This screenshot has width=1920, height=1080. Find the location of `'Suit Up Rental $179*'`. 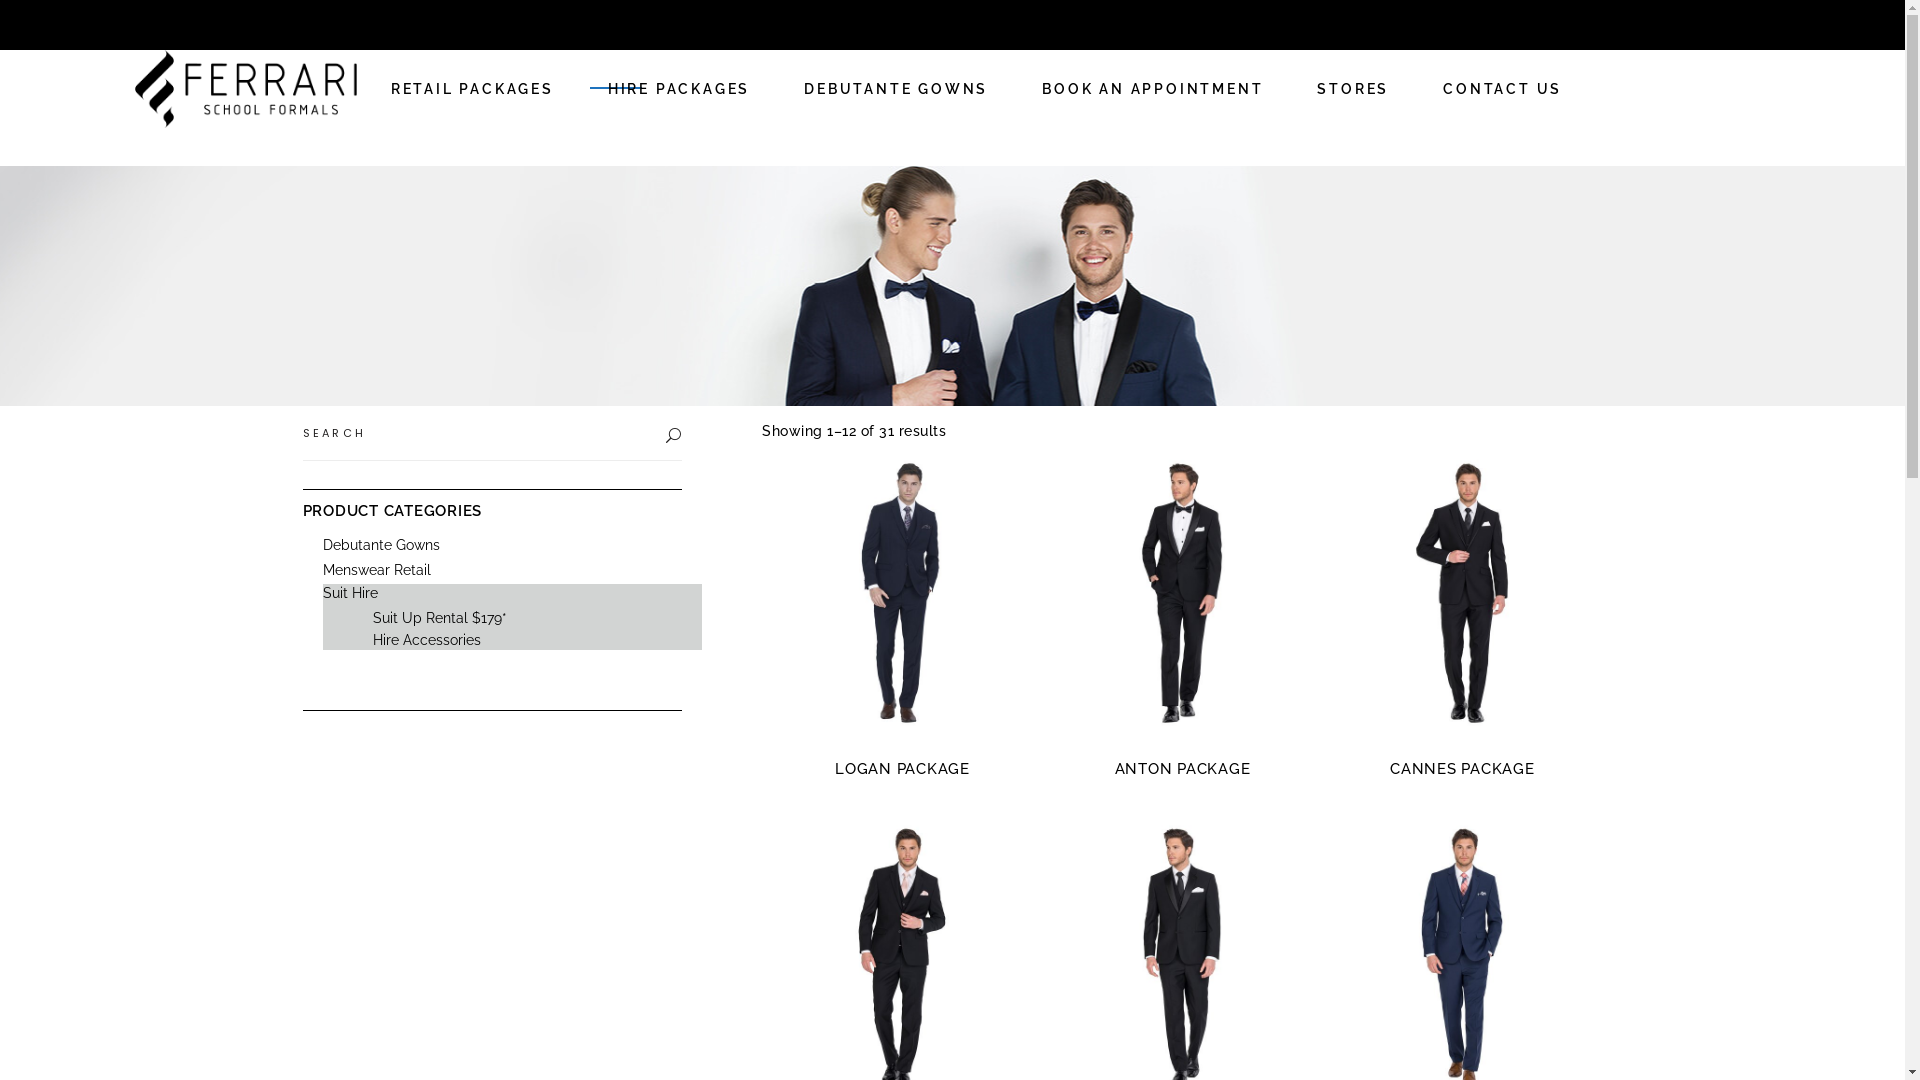

'Suit Up Rental $179*' is located at coordinates (372, 616).